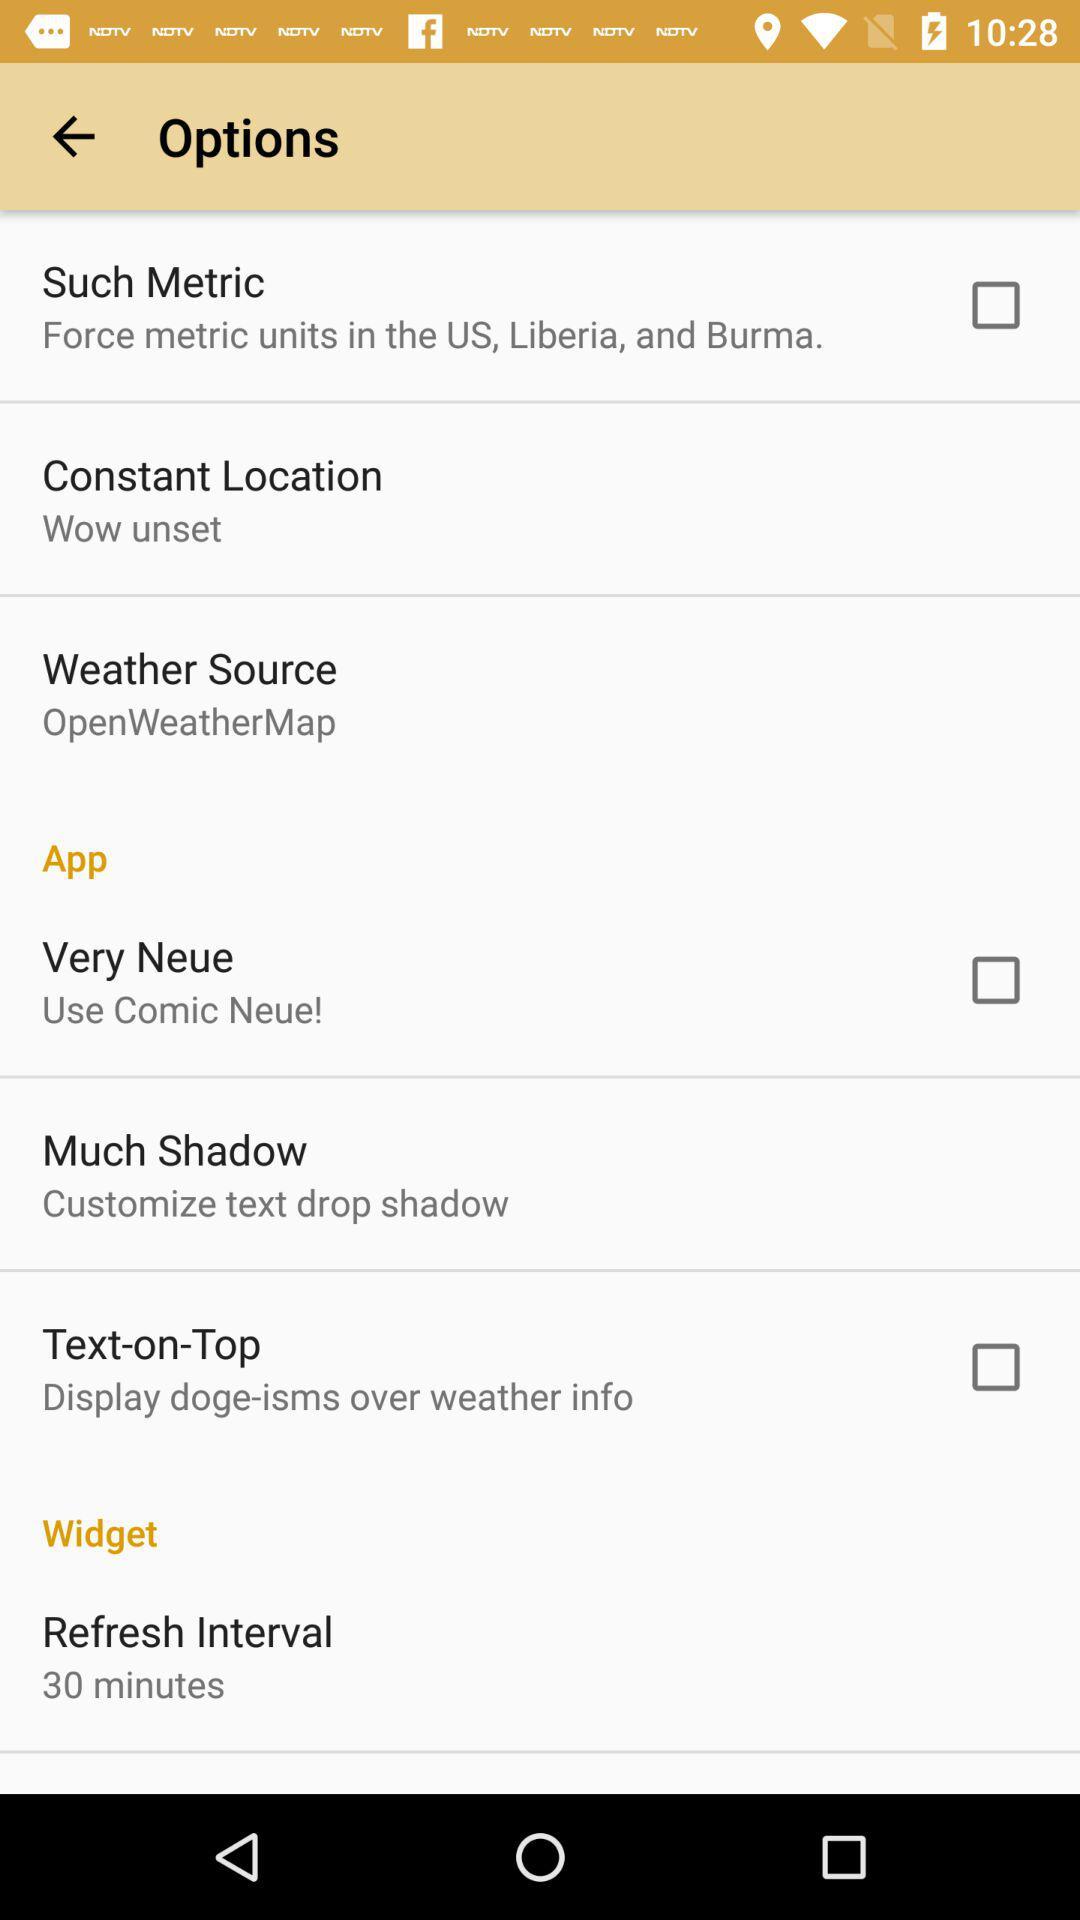  What do you see at coordinates (540, 836) in the screenshot?
I see `the app below openweathermap` at bounding box center [540, 836].